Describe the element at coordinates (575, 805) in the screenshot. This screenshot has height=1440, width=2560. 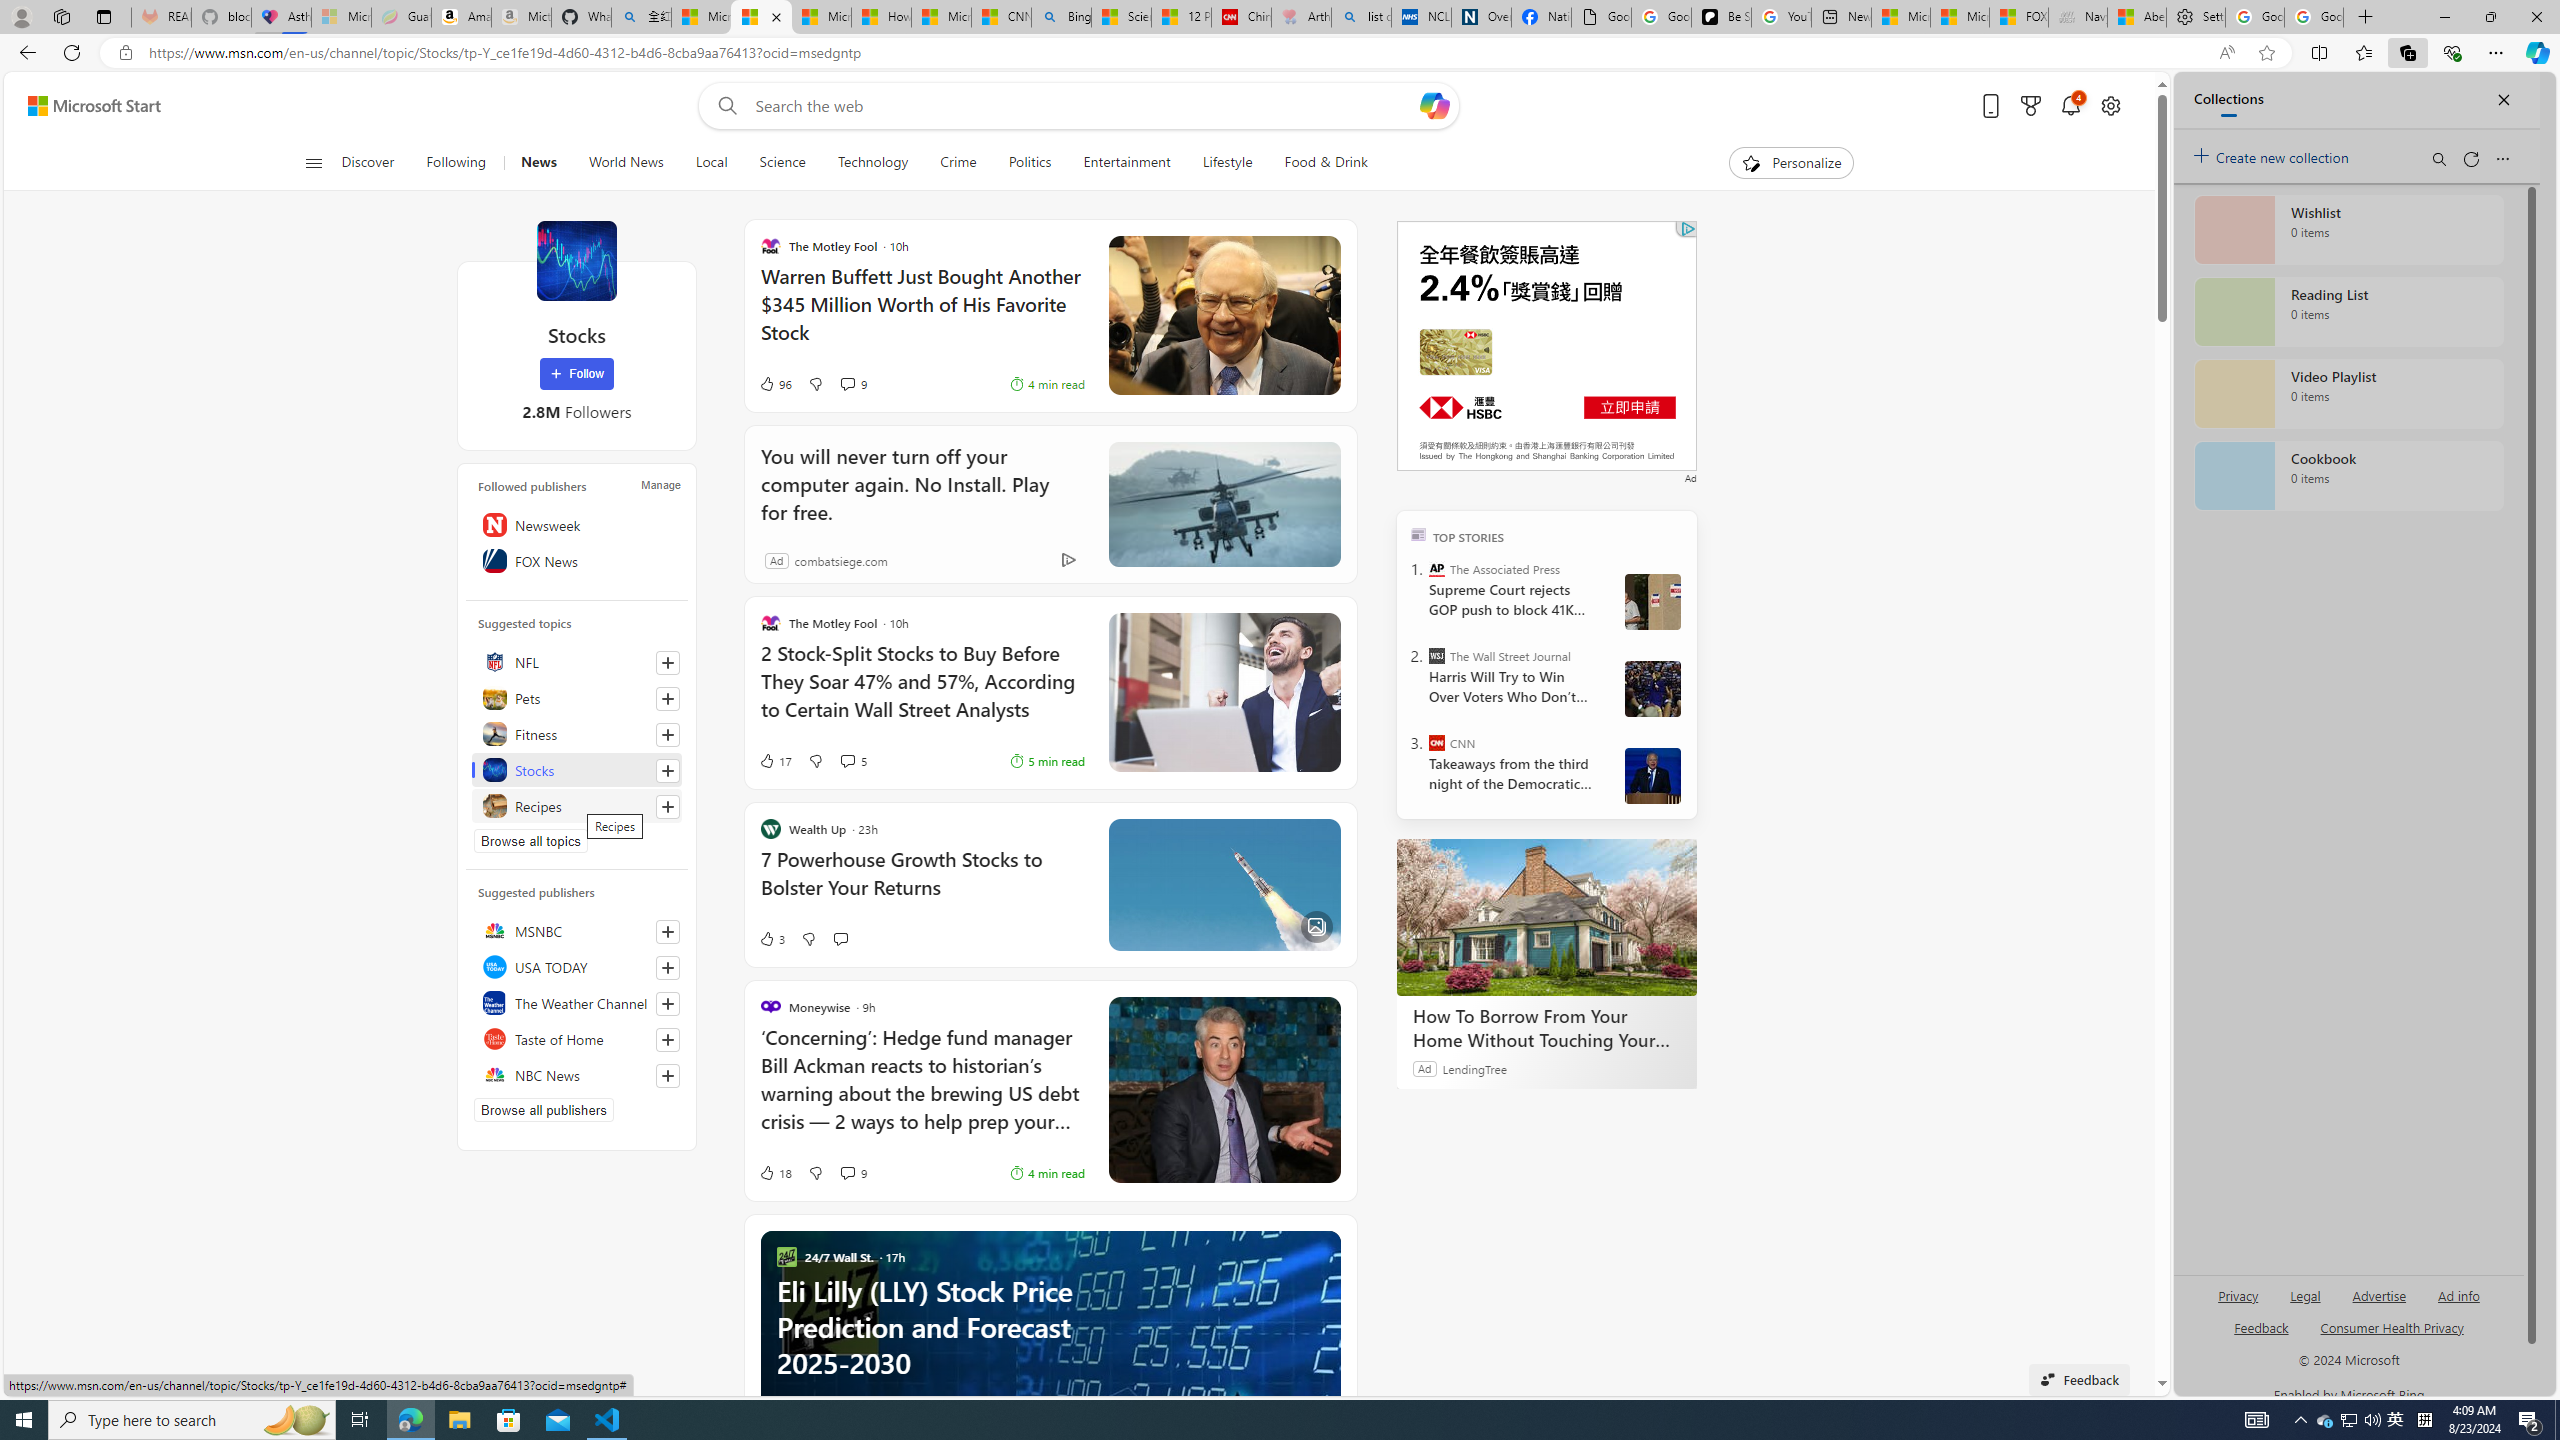
I see `'Recipes'` at that location.